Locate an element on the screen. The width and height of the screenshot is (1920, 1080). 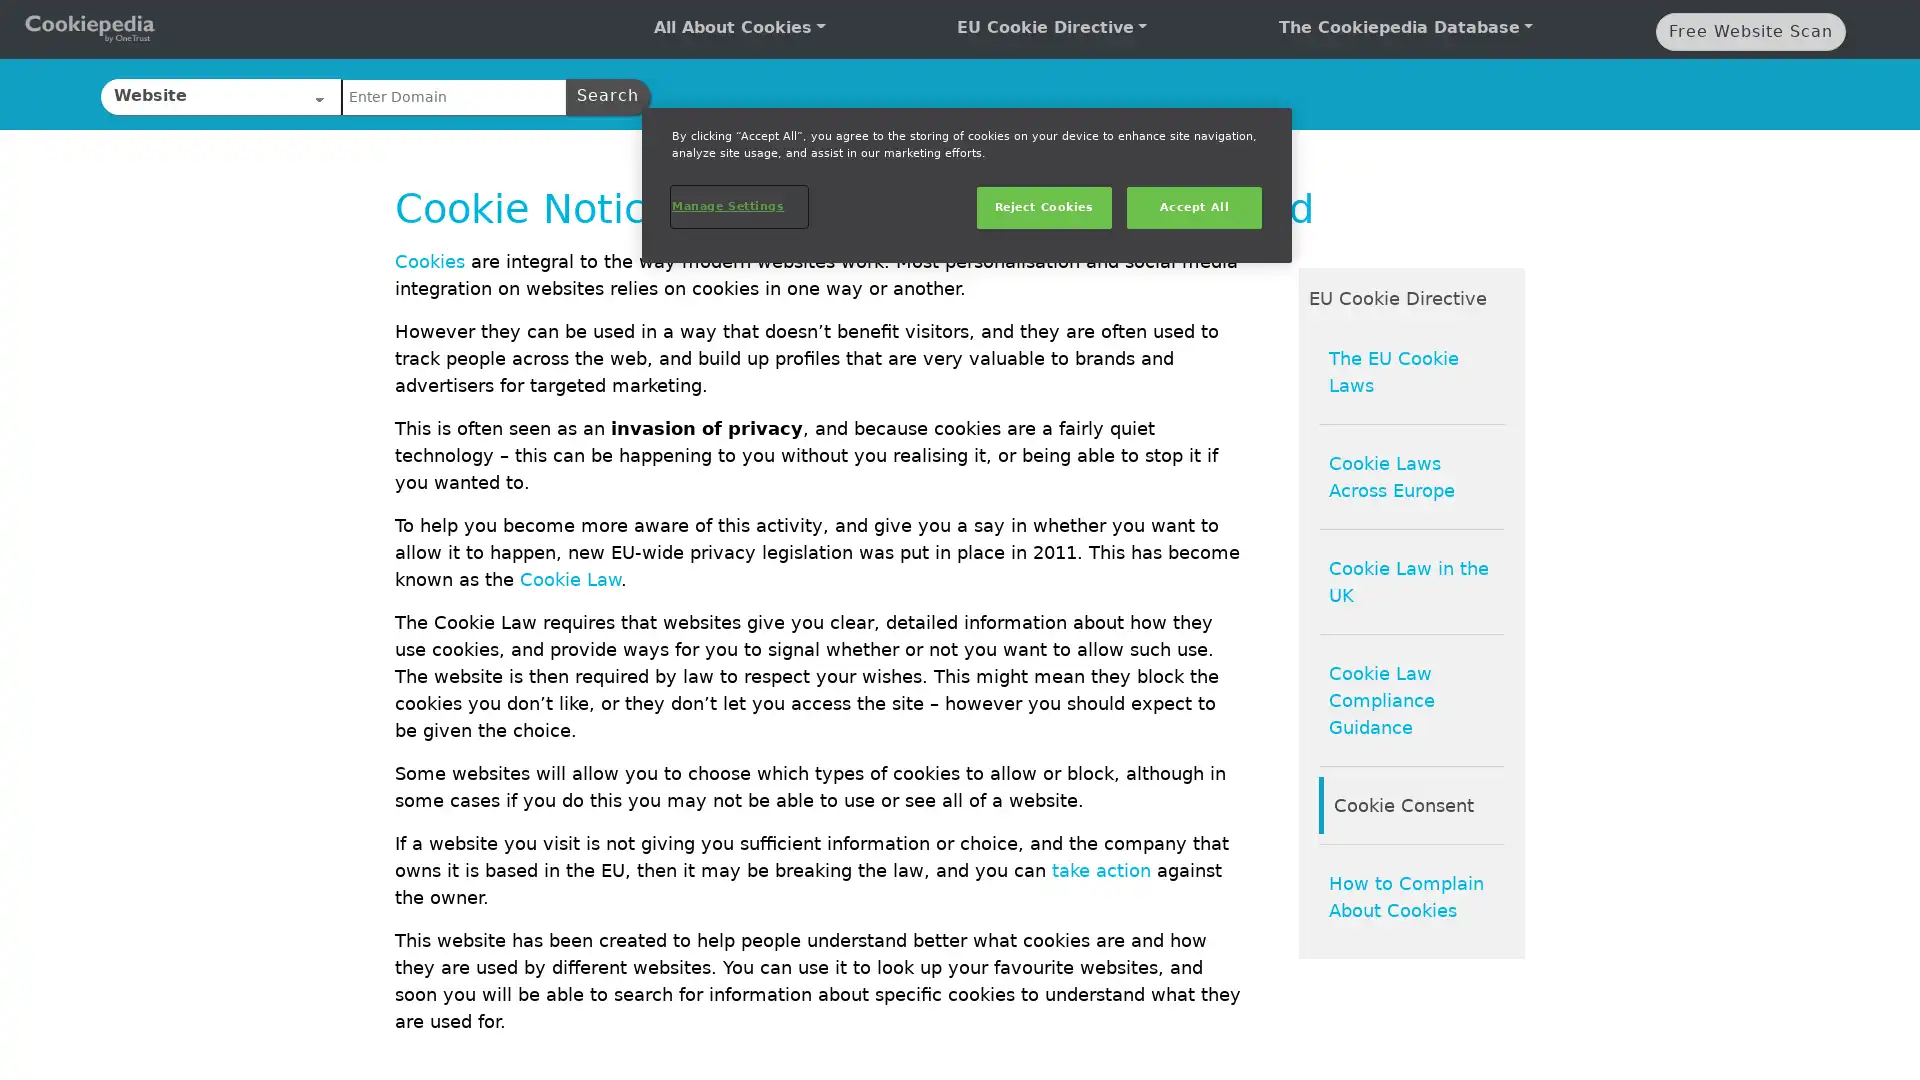
Manage Settings is located at coordinates (738, 207).